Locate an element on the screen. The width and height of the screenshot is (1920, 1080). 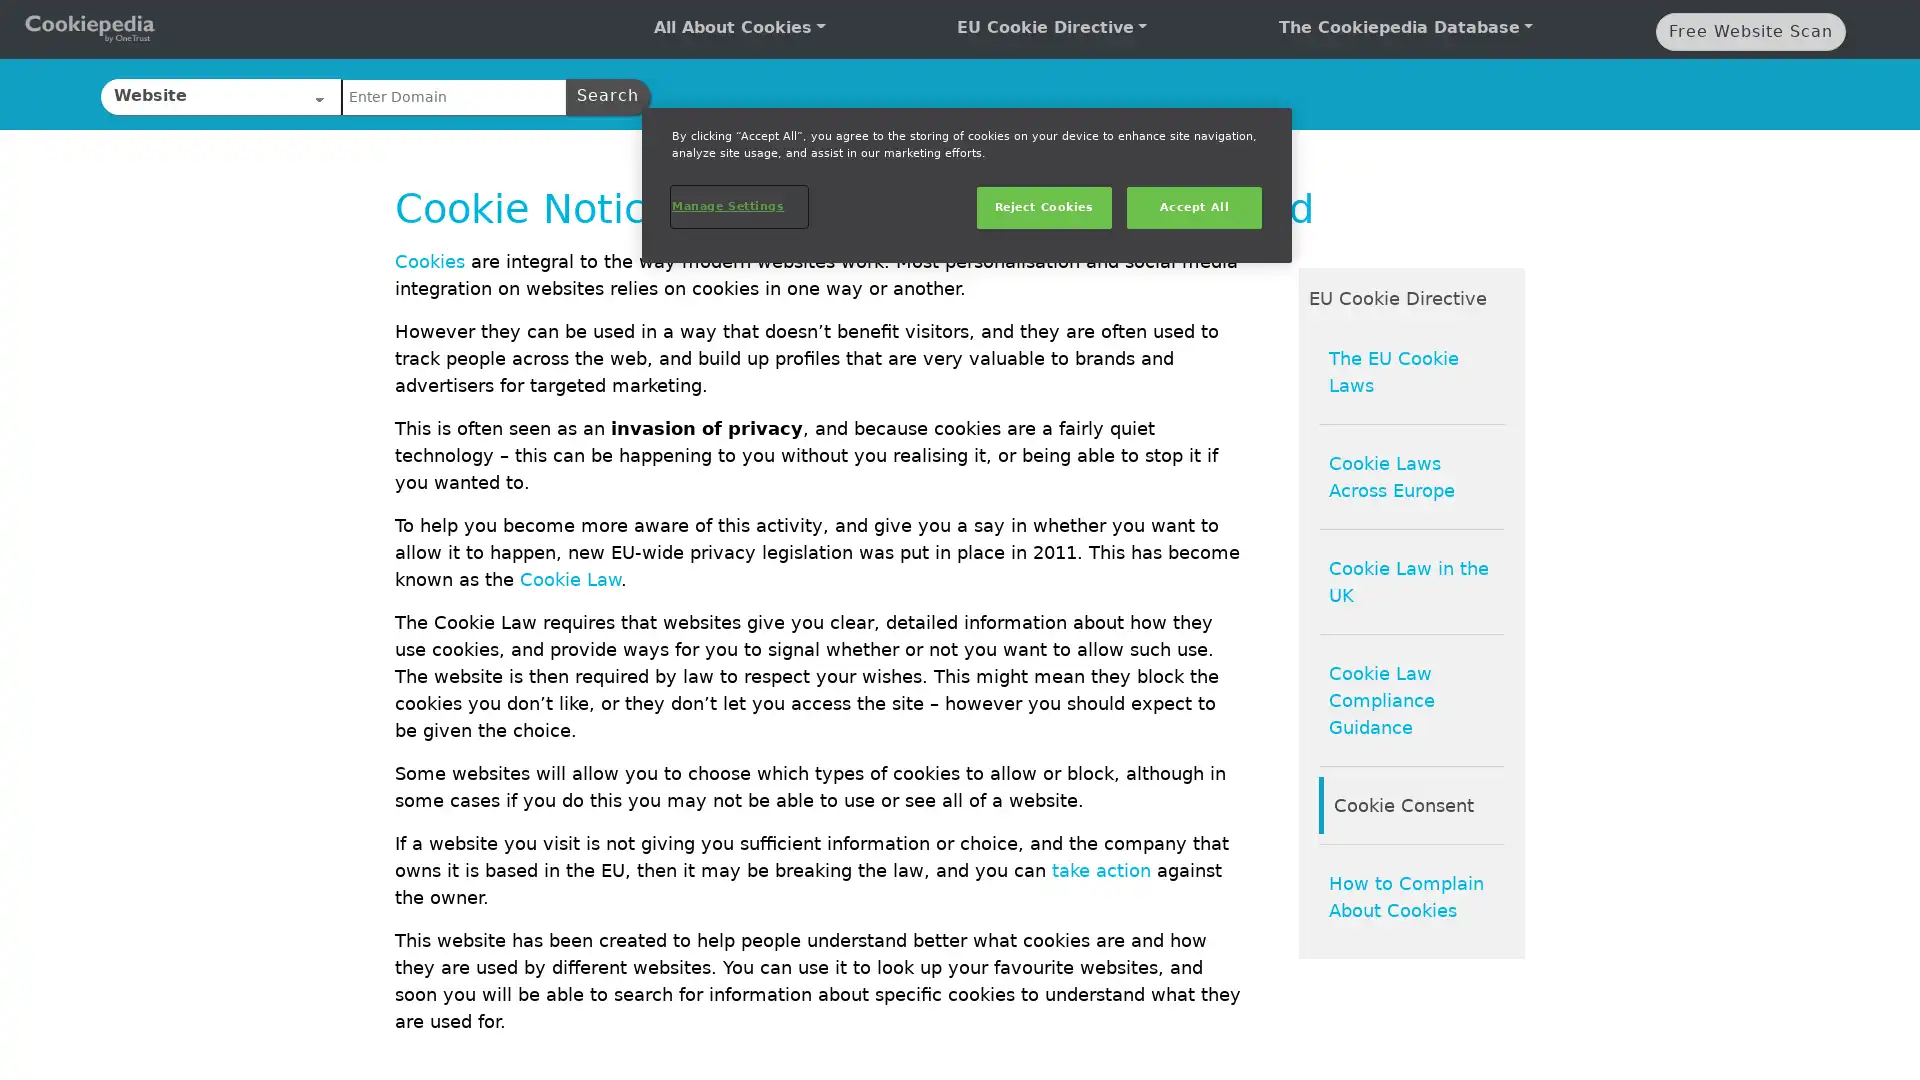
Manage Settings is located at coordinates (738, 207).